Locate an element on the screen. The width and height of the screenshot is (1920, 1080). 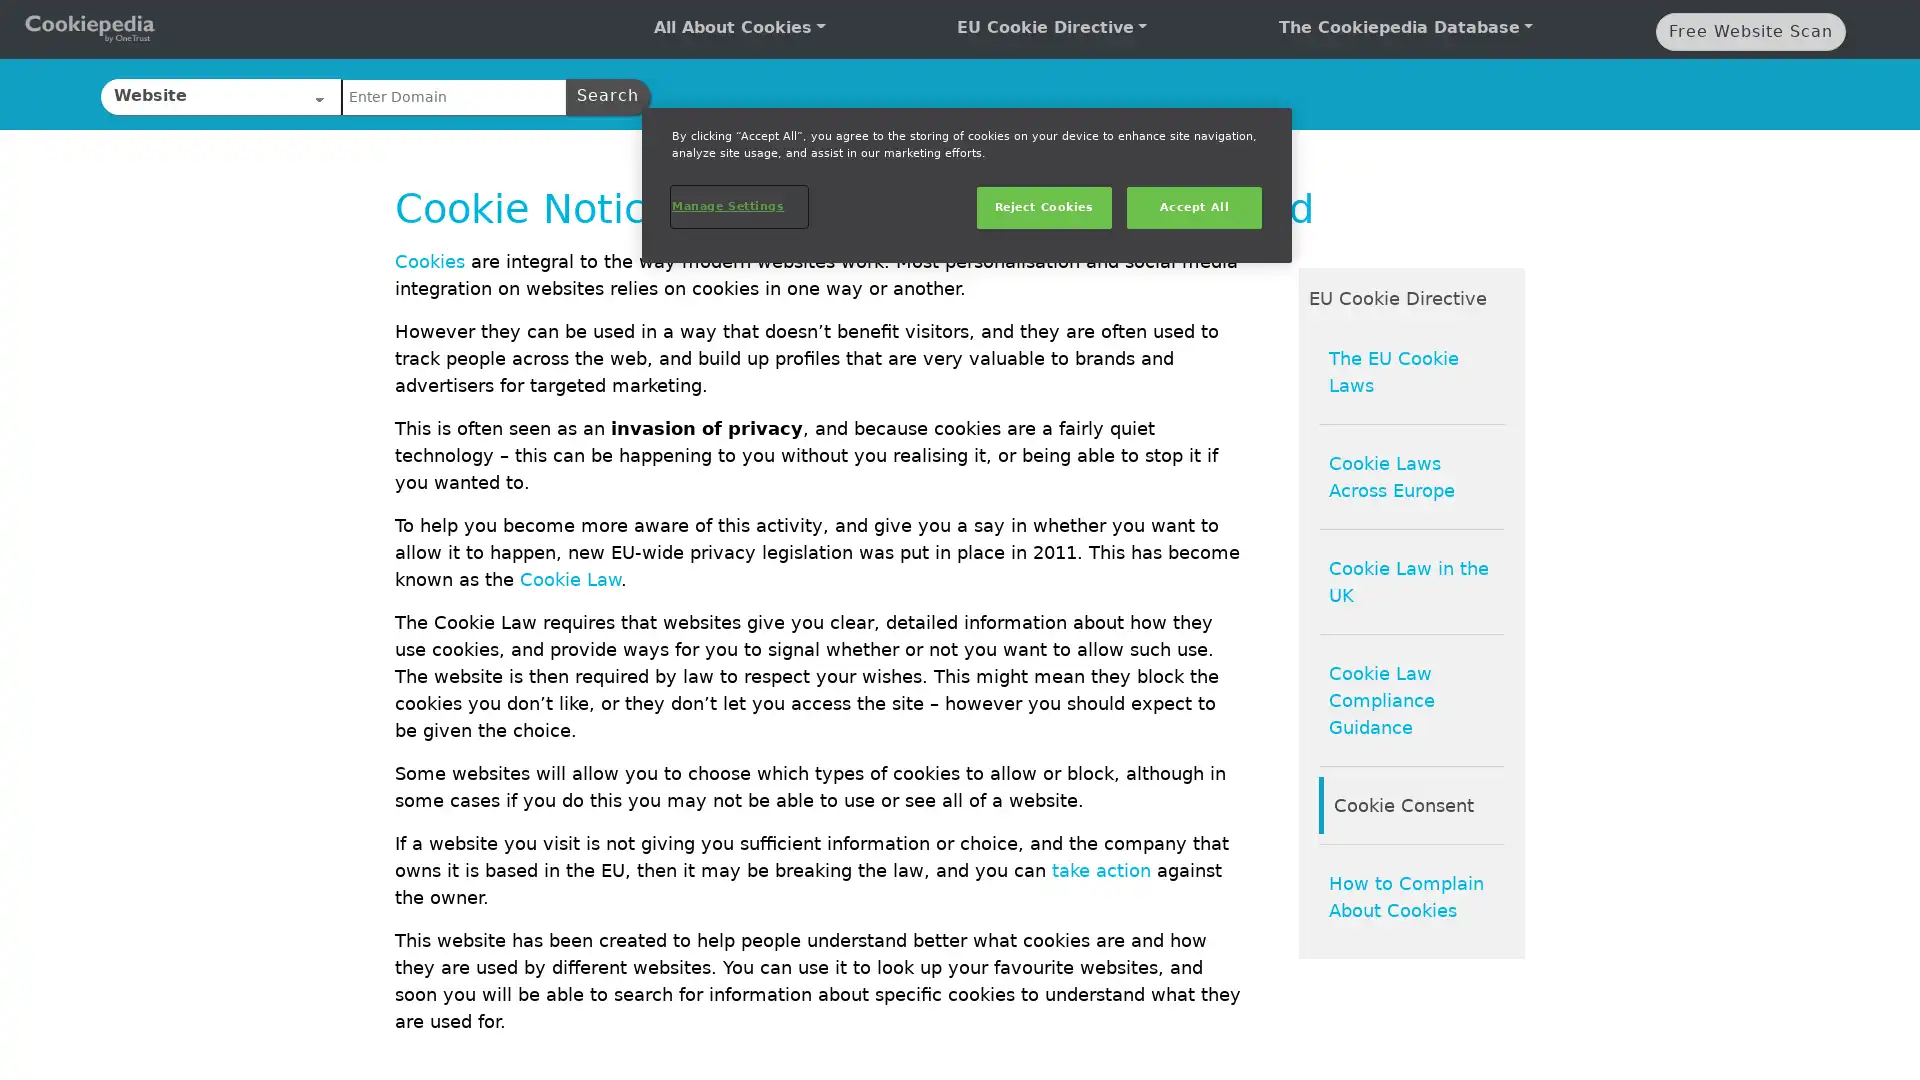
Manage Settings is located at coordinates (738, 207).